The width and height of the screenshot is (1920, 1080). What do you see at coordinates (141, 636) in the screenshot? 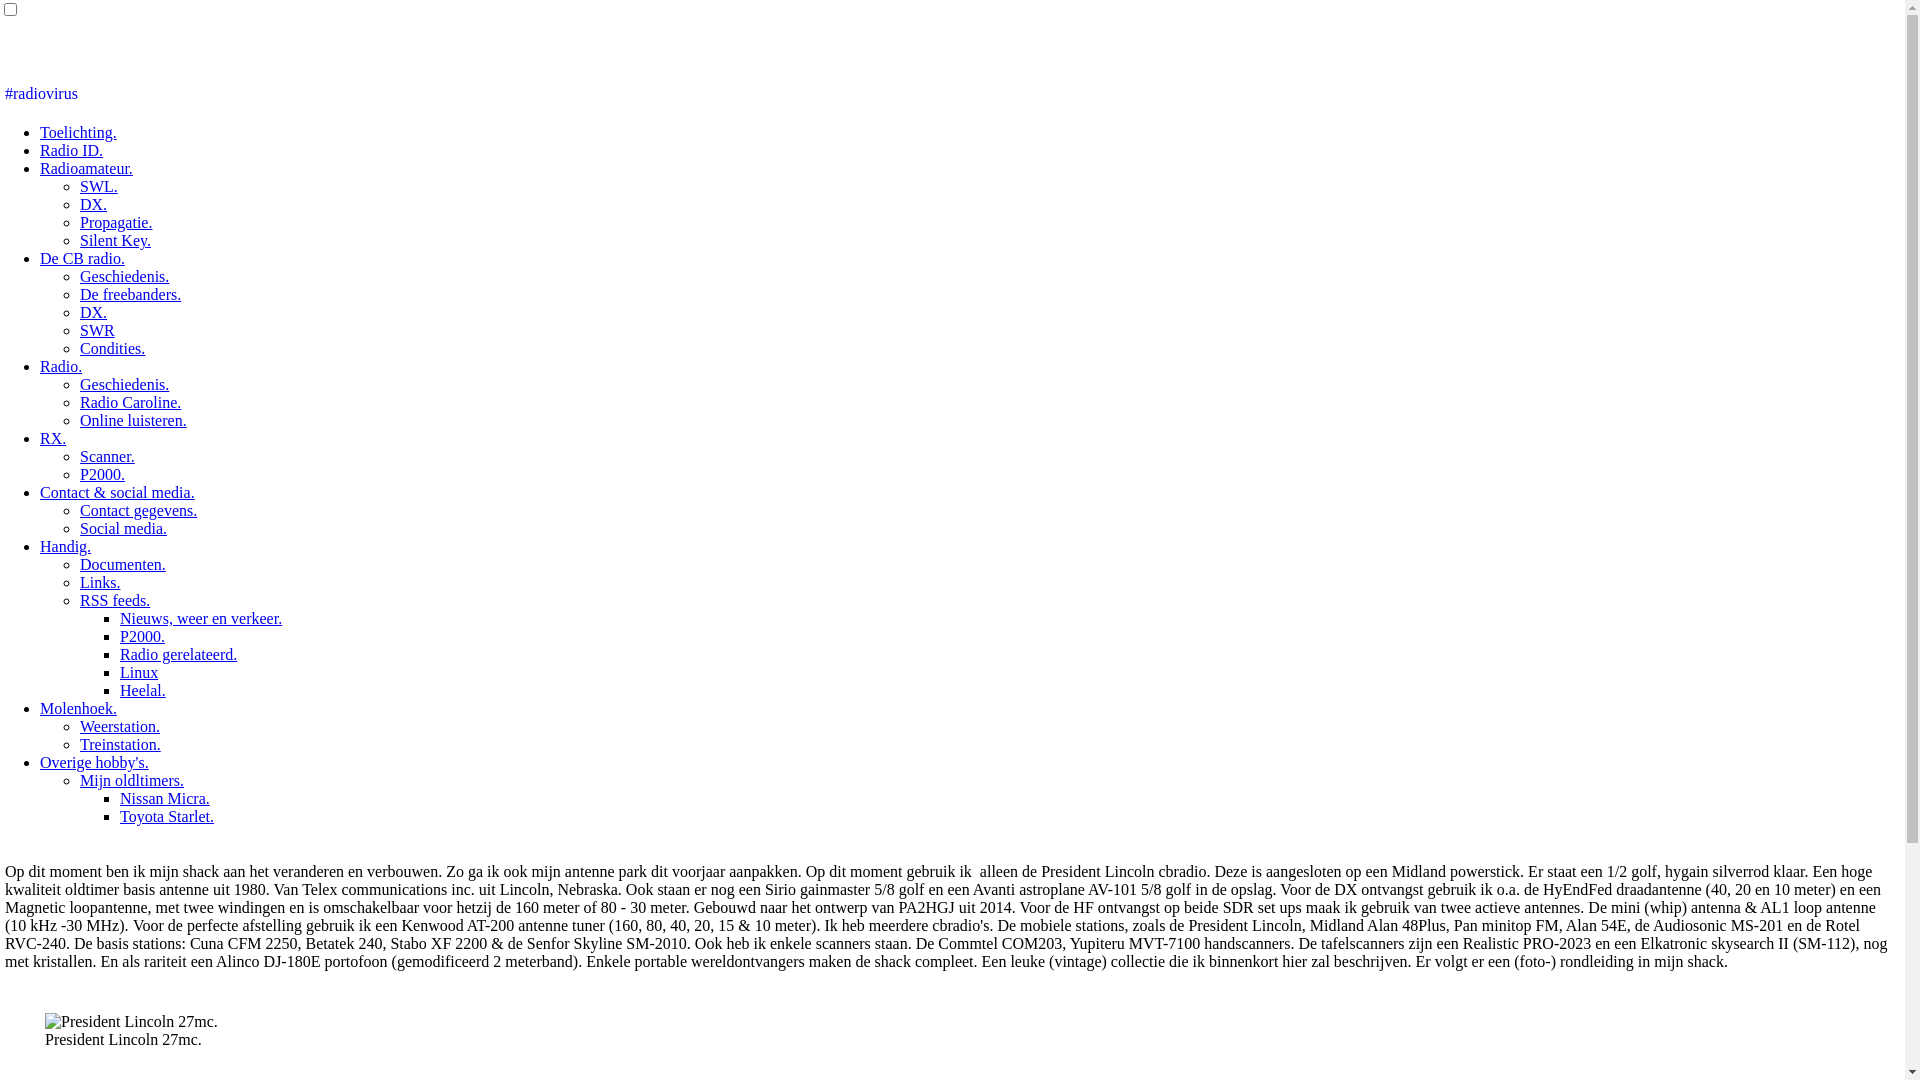
I see `'P2000.'` at bounding box center [141, 636].